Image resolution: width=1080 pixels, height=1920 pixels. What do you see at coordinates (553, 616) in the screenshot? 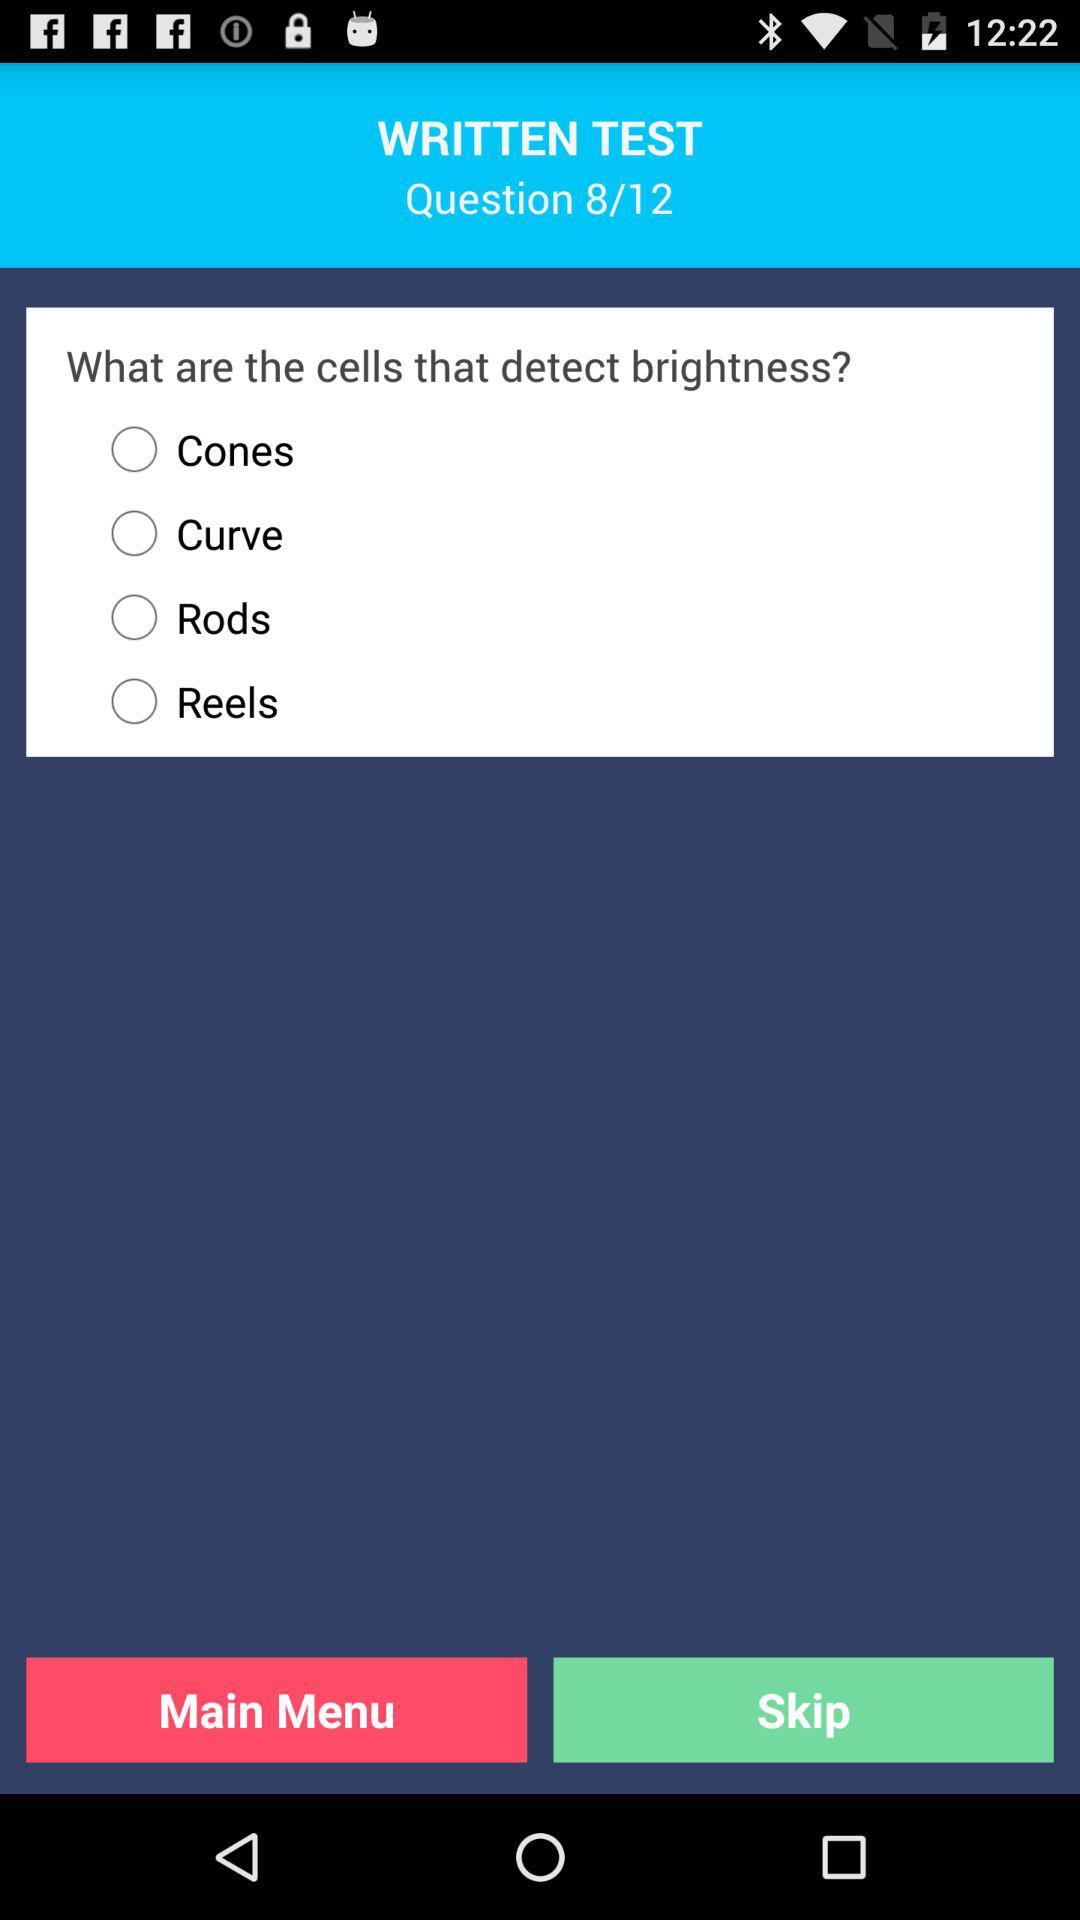
I see `rods radio button` at bounding box center [553, 616].